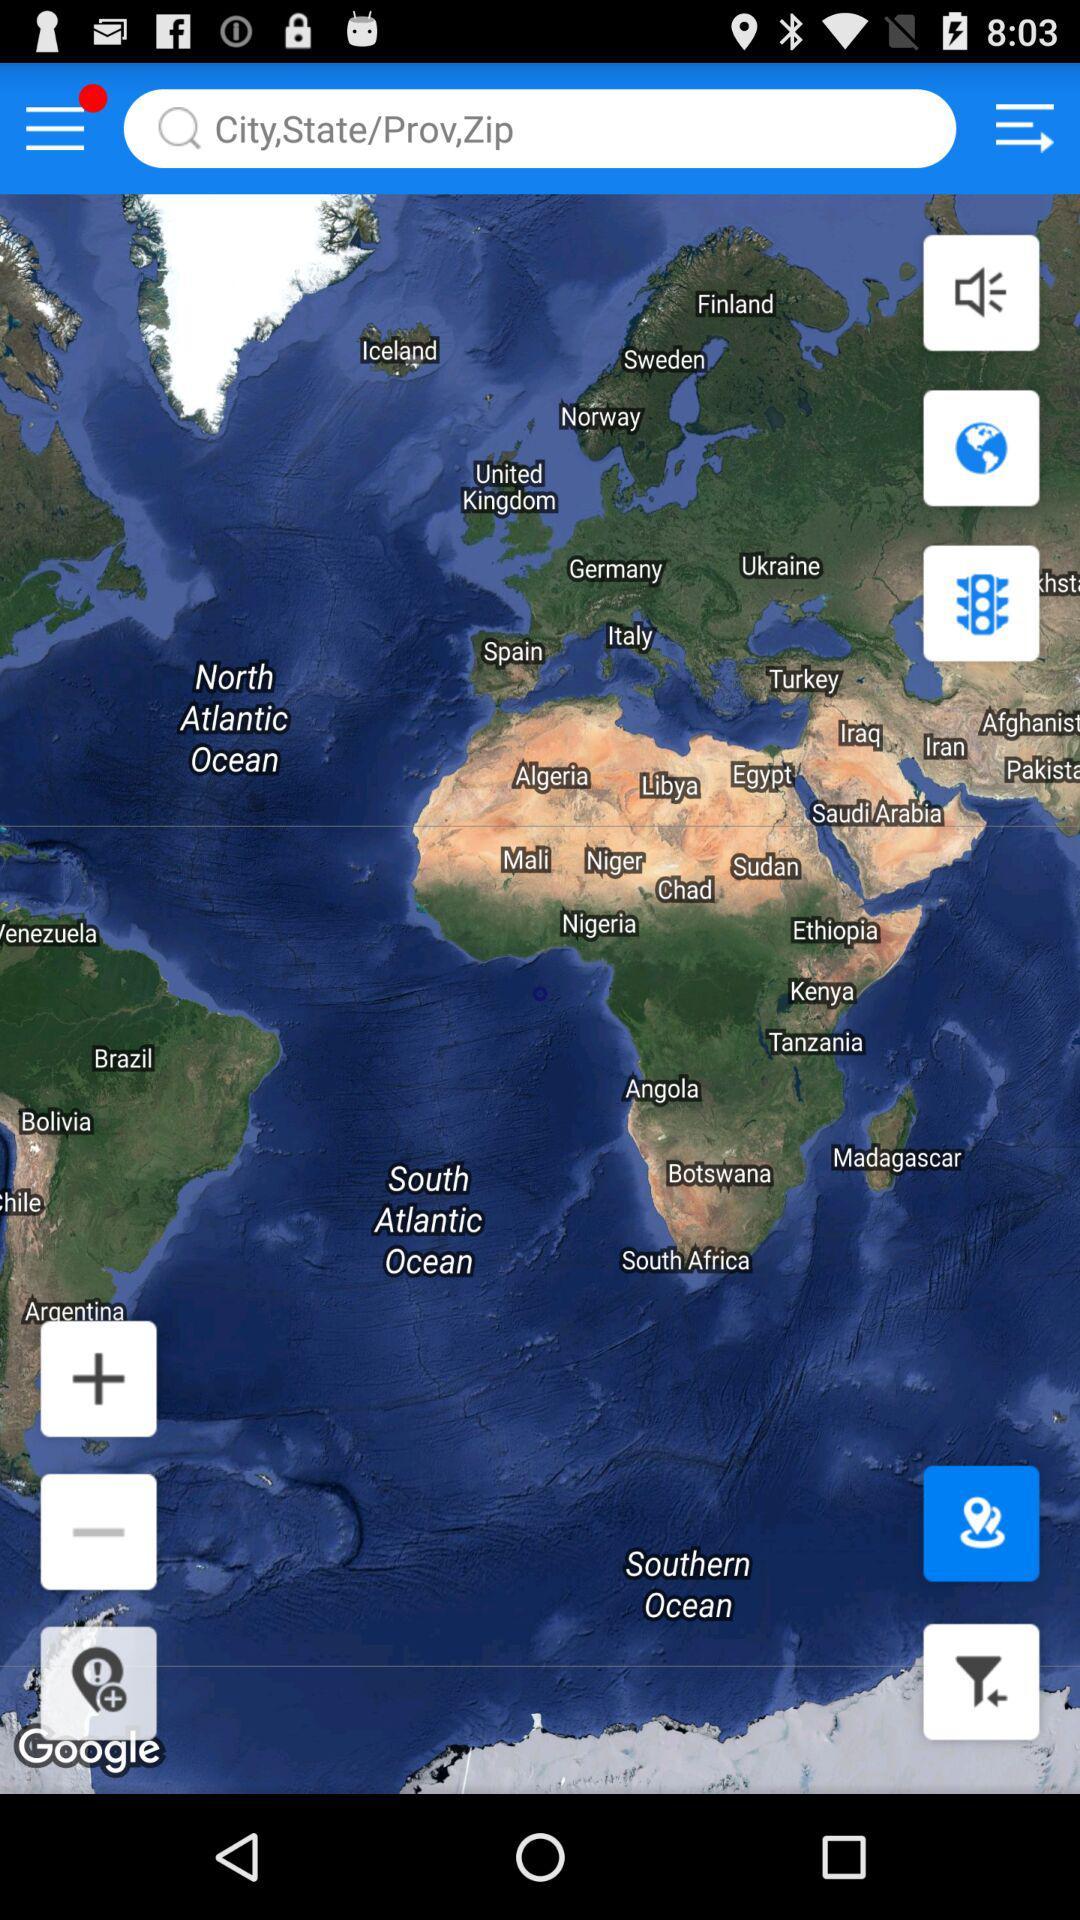 The image size is (1080, 1920). I want to click on the location icon, so click(98, 1801).